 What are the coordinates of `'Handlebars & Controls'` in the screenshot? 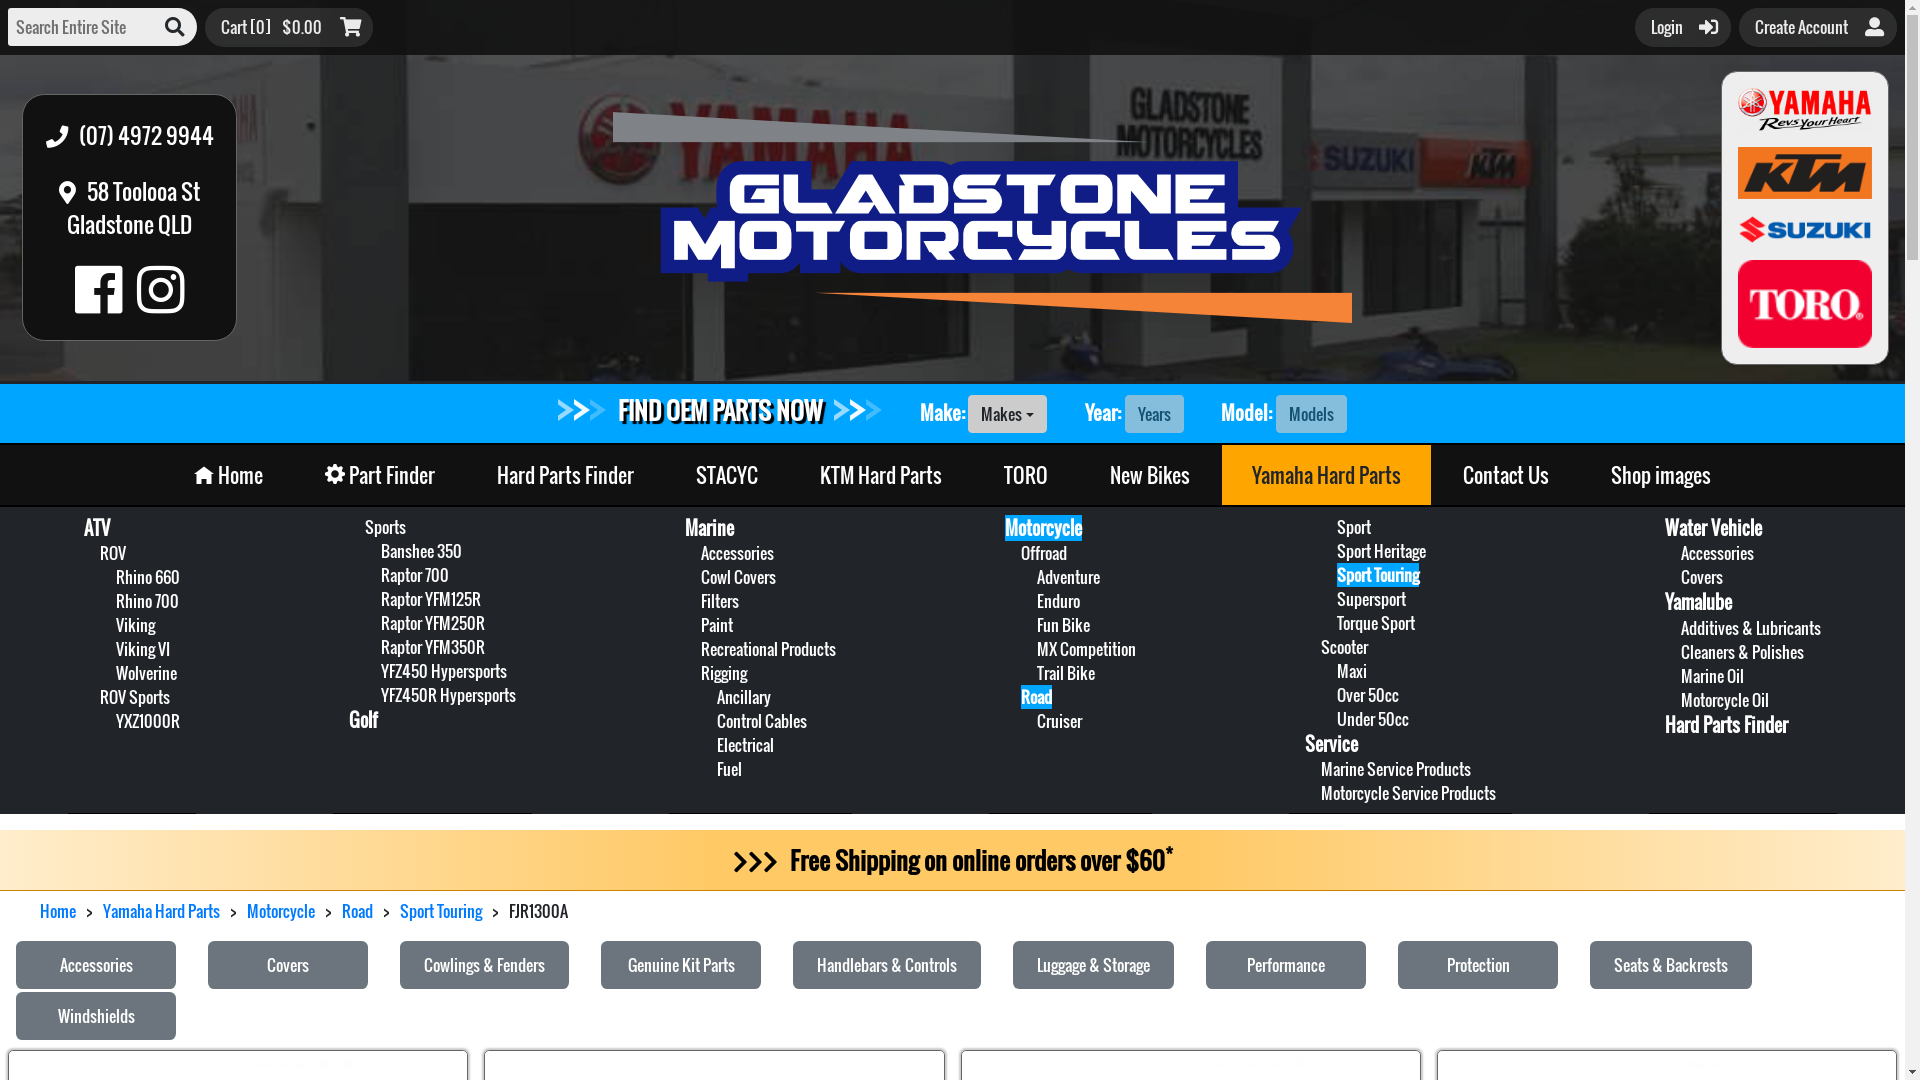 It's located at (886, 963).